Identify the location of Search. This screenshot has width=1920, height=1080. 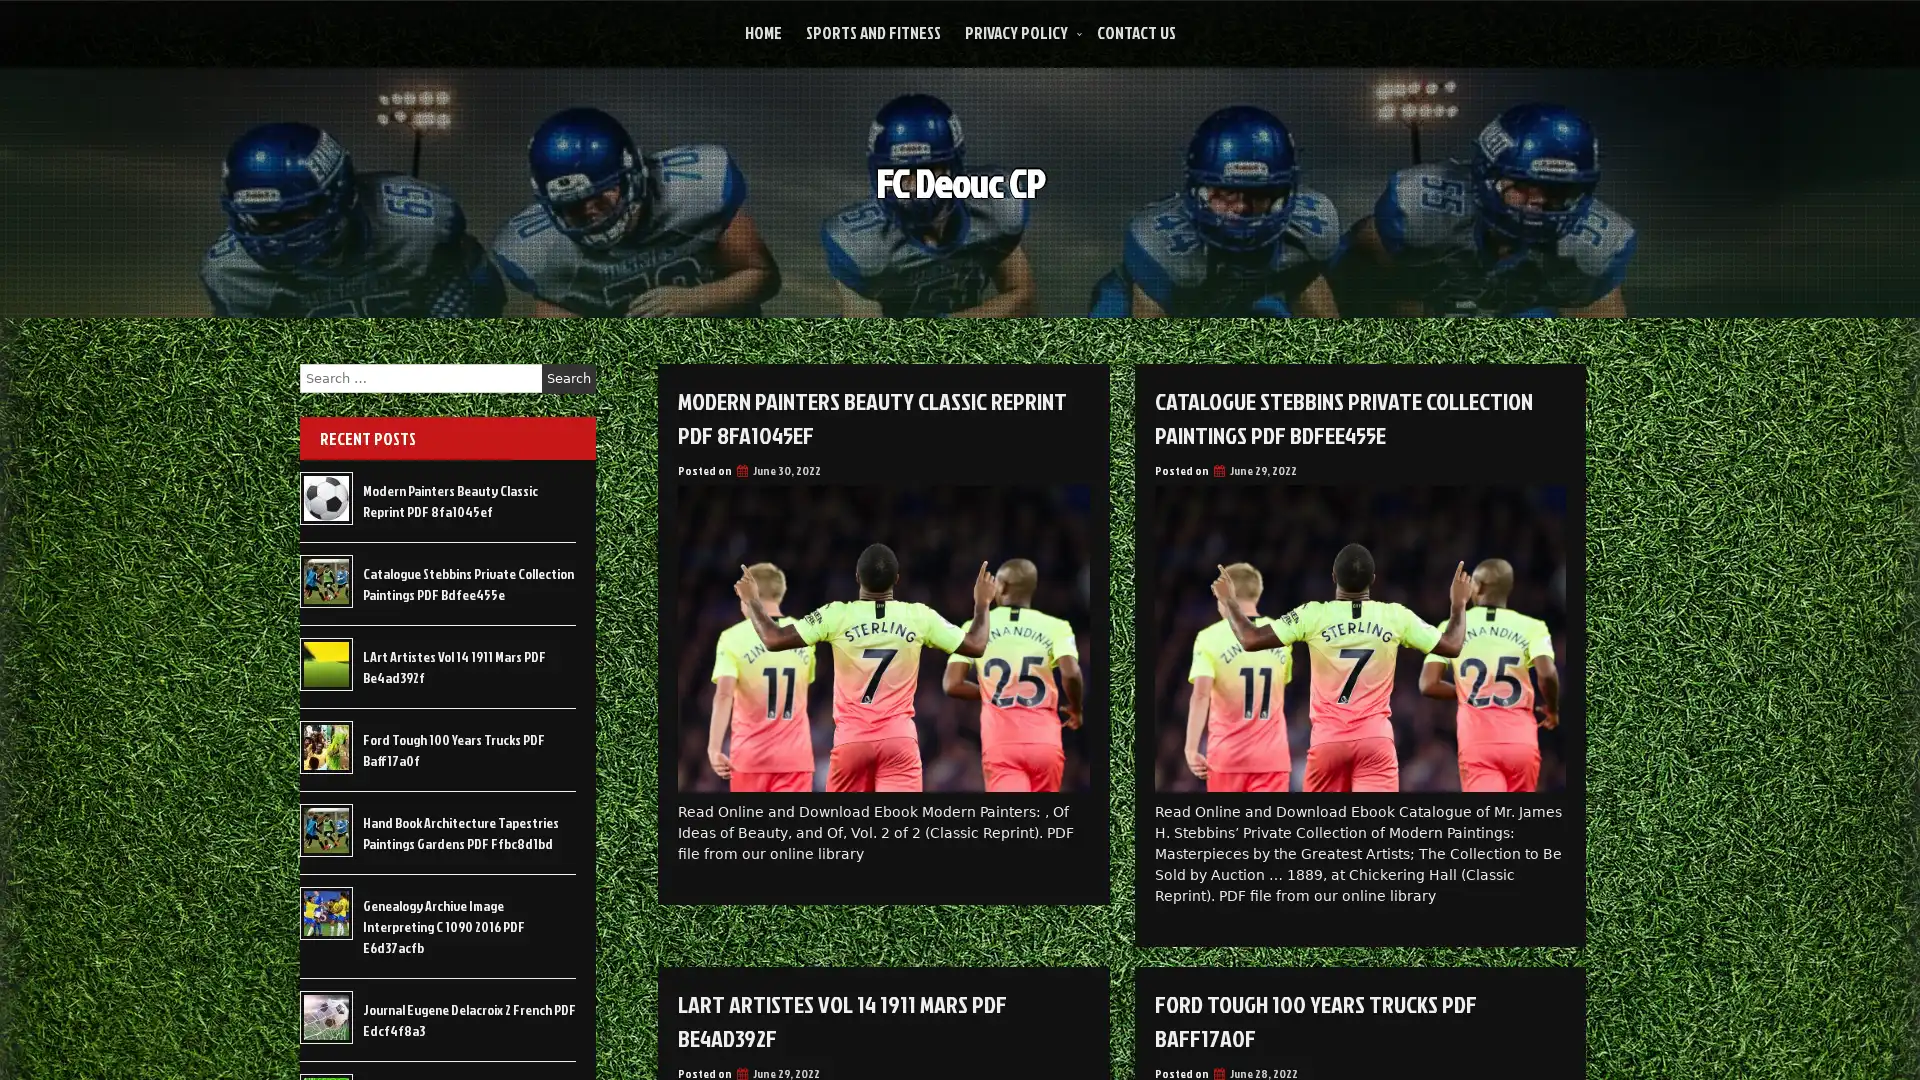
(568, 378).